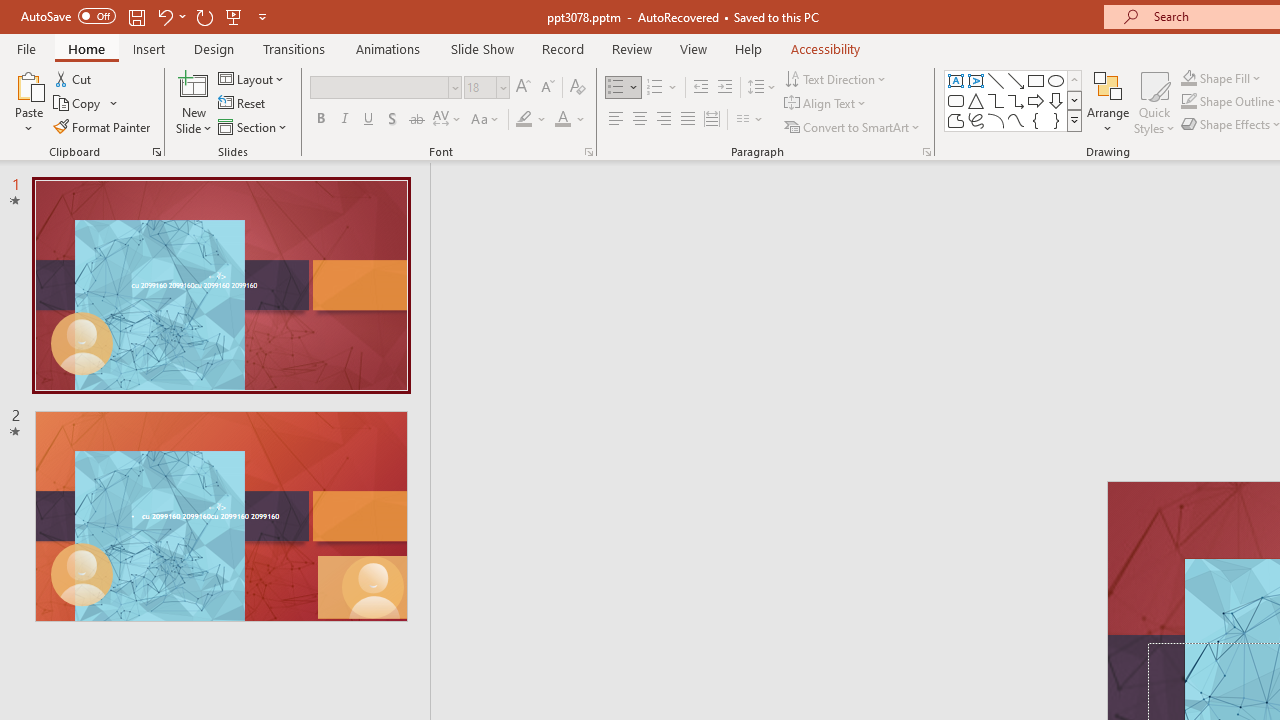 The height and width of the screenshot is (720, 1280). What do you see at coordinates (955, 120) in the screenshot?
I see `'Freeform: Shape'` at bounding box center [955, 120].